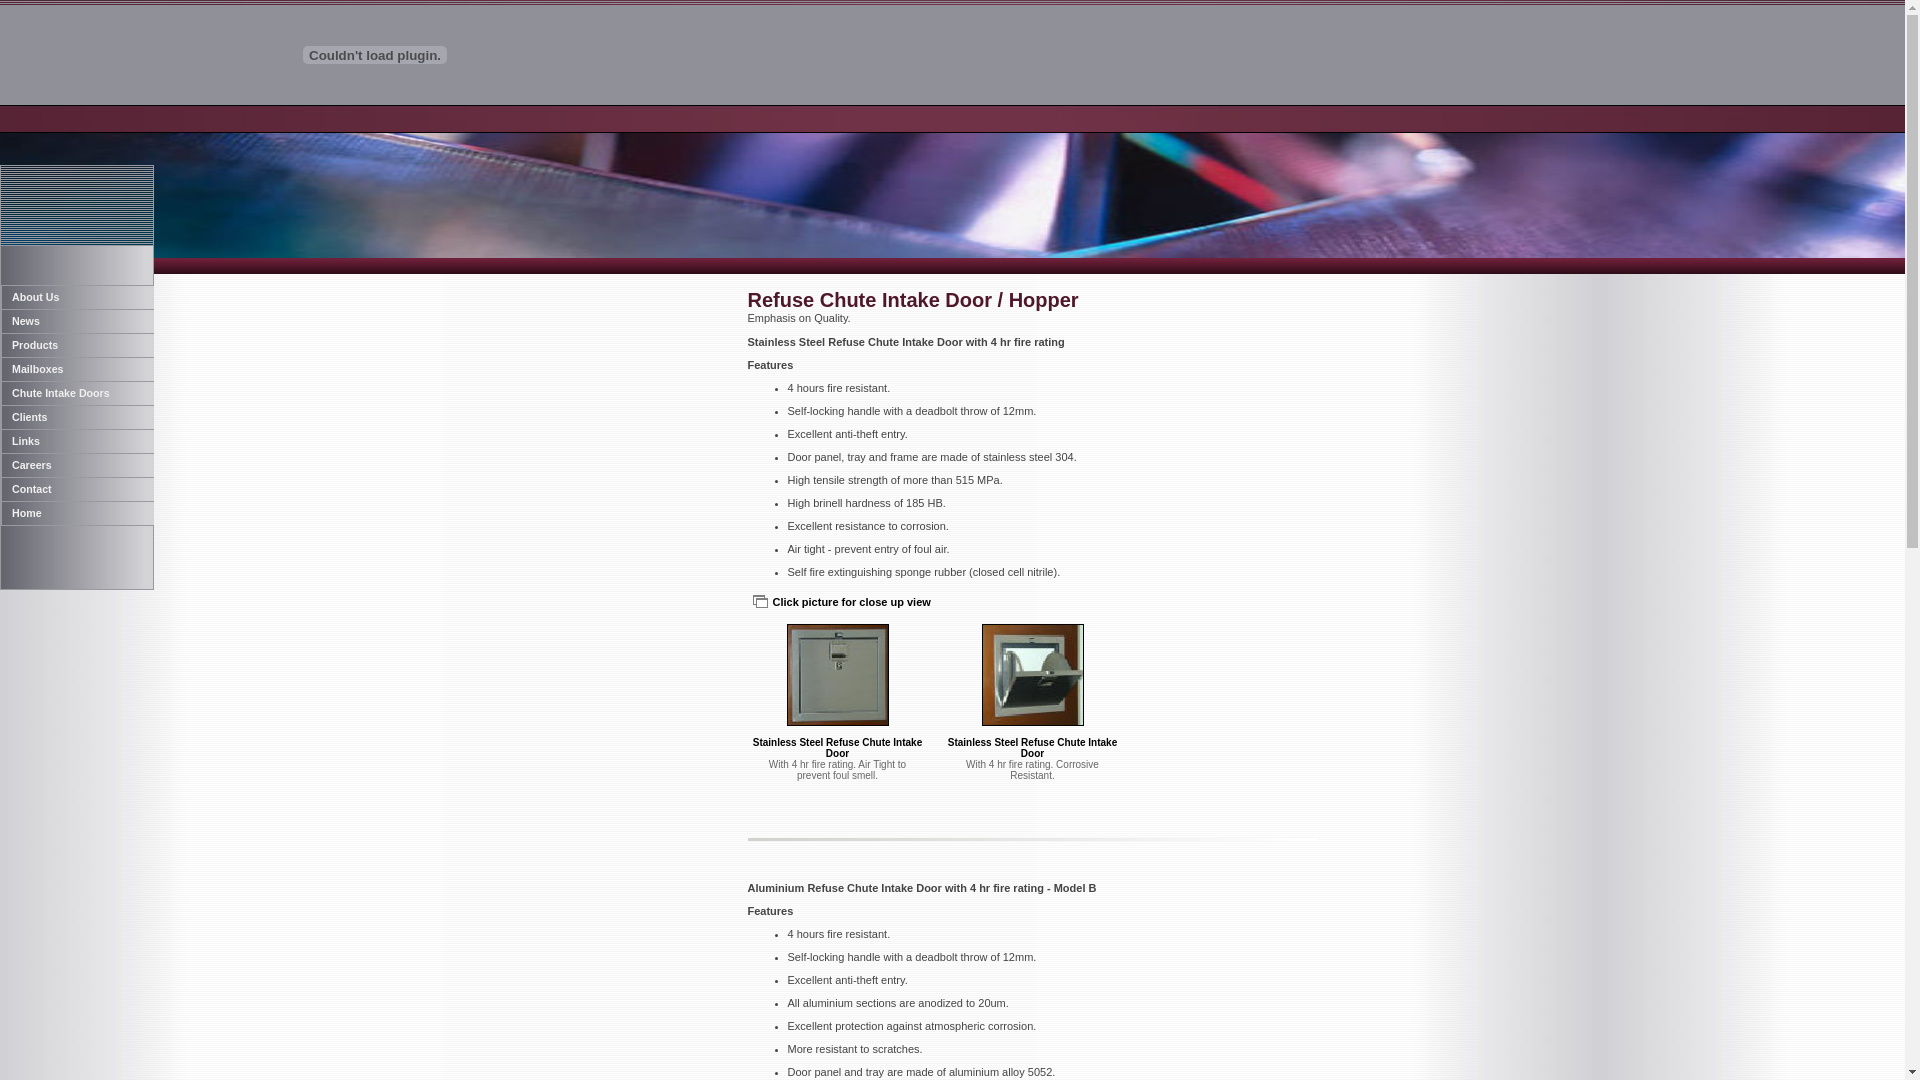 The image size is (1920, 1080). Describe the element at coordinates (0, 393) in the screenshot. I see `'Chute Intake Doors'` at that location.